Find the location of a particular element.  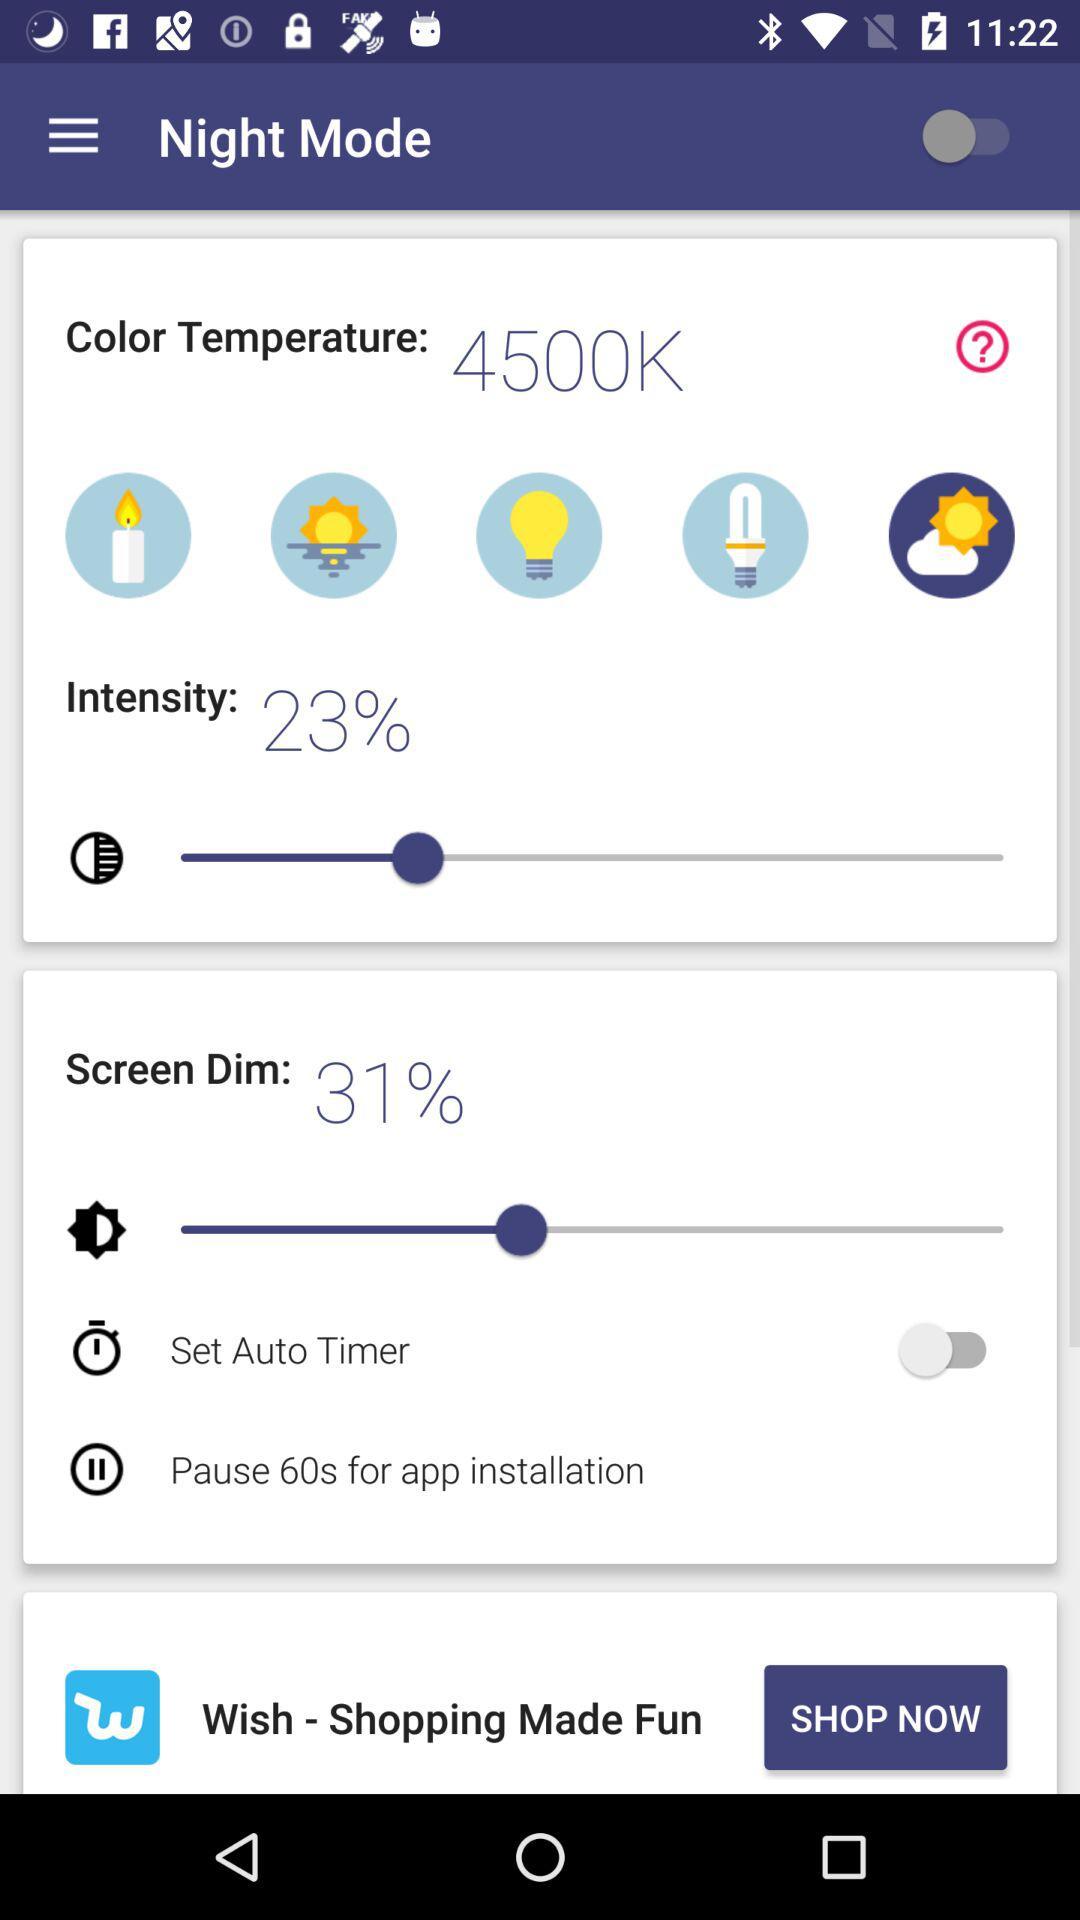

get more information about the definition of the color temperature is located at coordinates (981, 346).